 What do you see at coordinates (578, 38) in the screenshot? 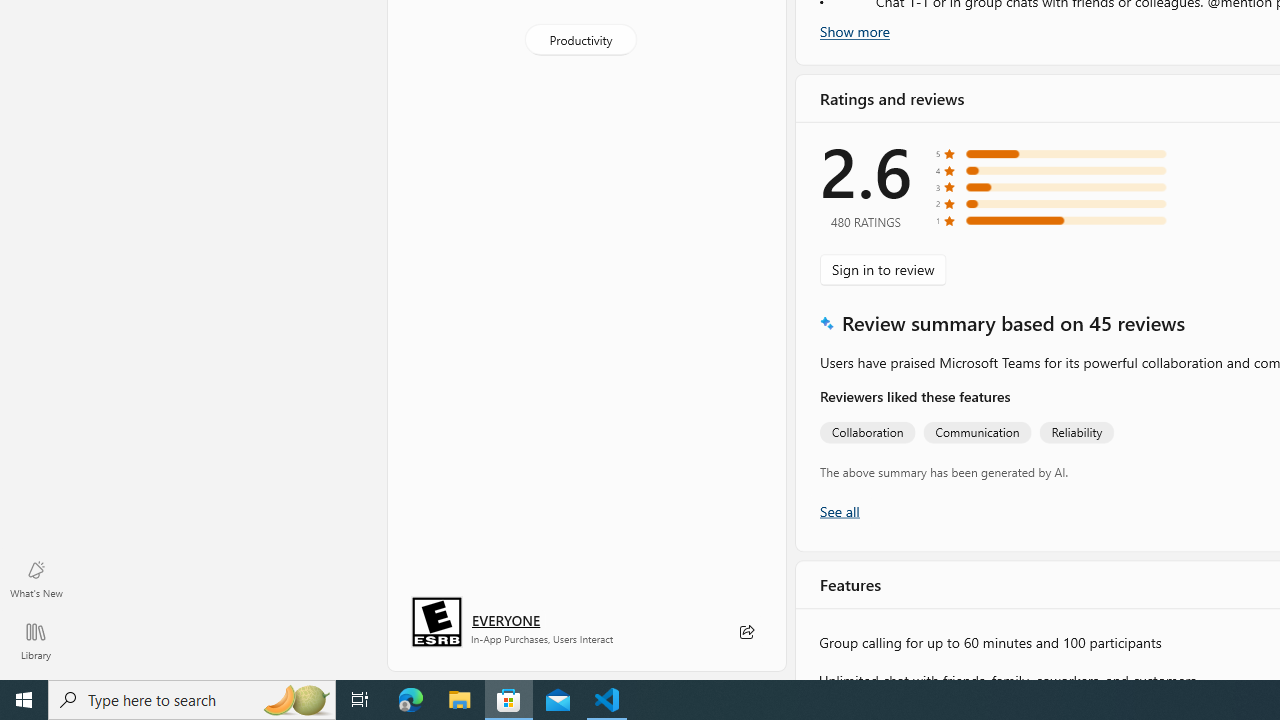
I see `'Productivity'` at bounding box center [578, 38].